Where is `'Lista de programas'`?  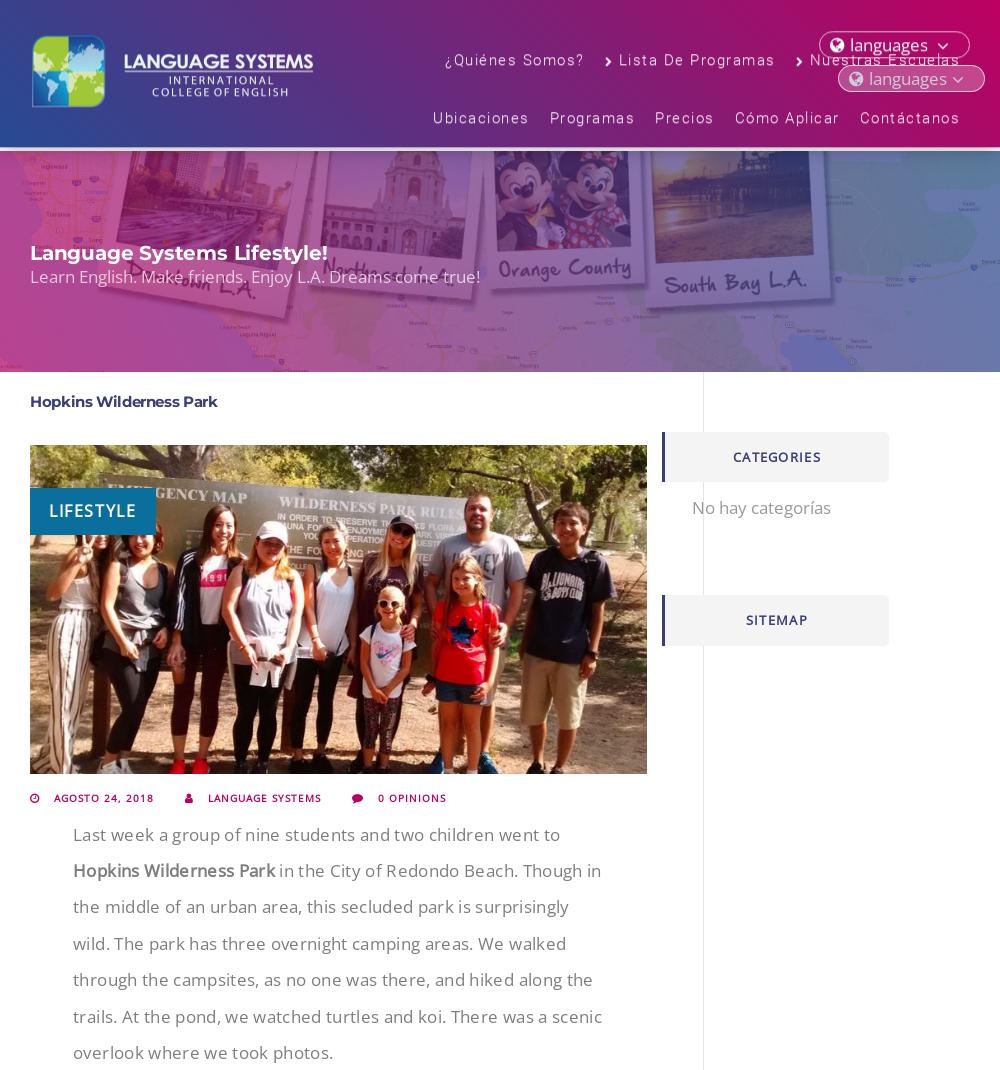
'Lista de programas' is located at coordinates (617, 62).